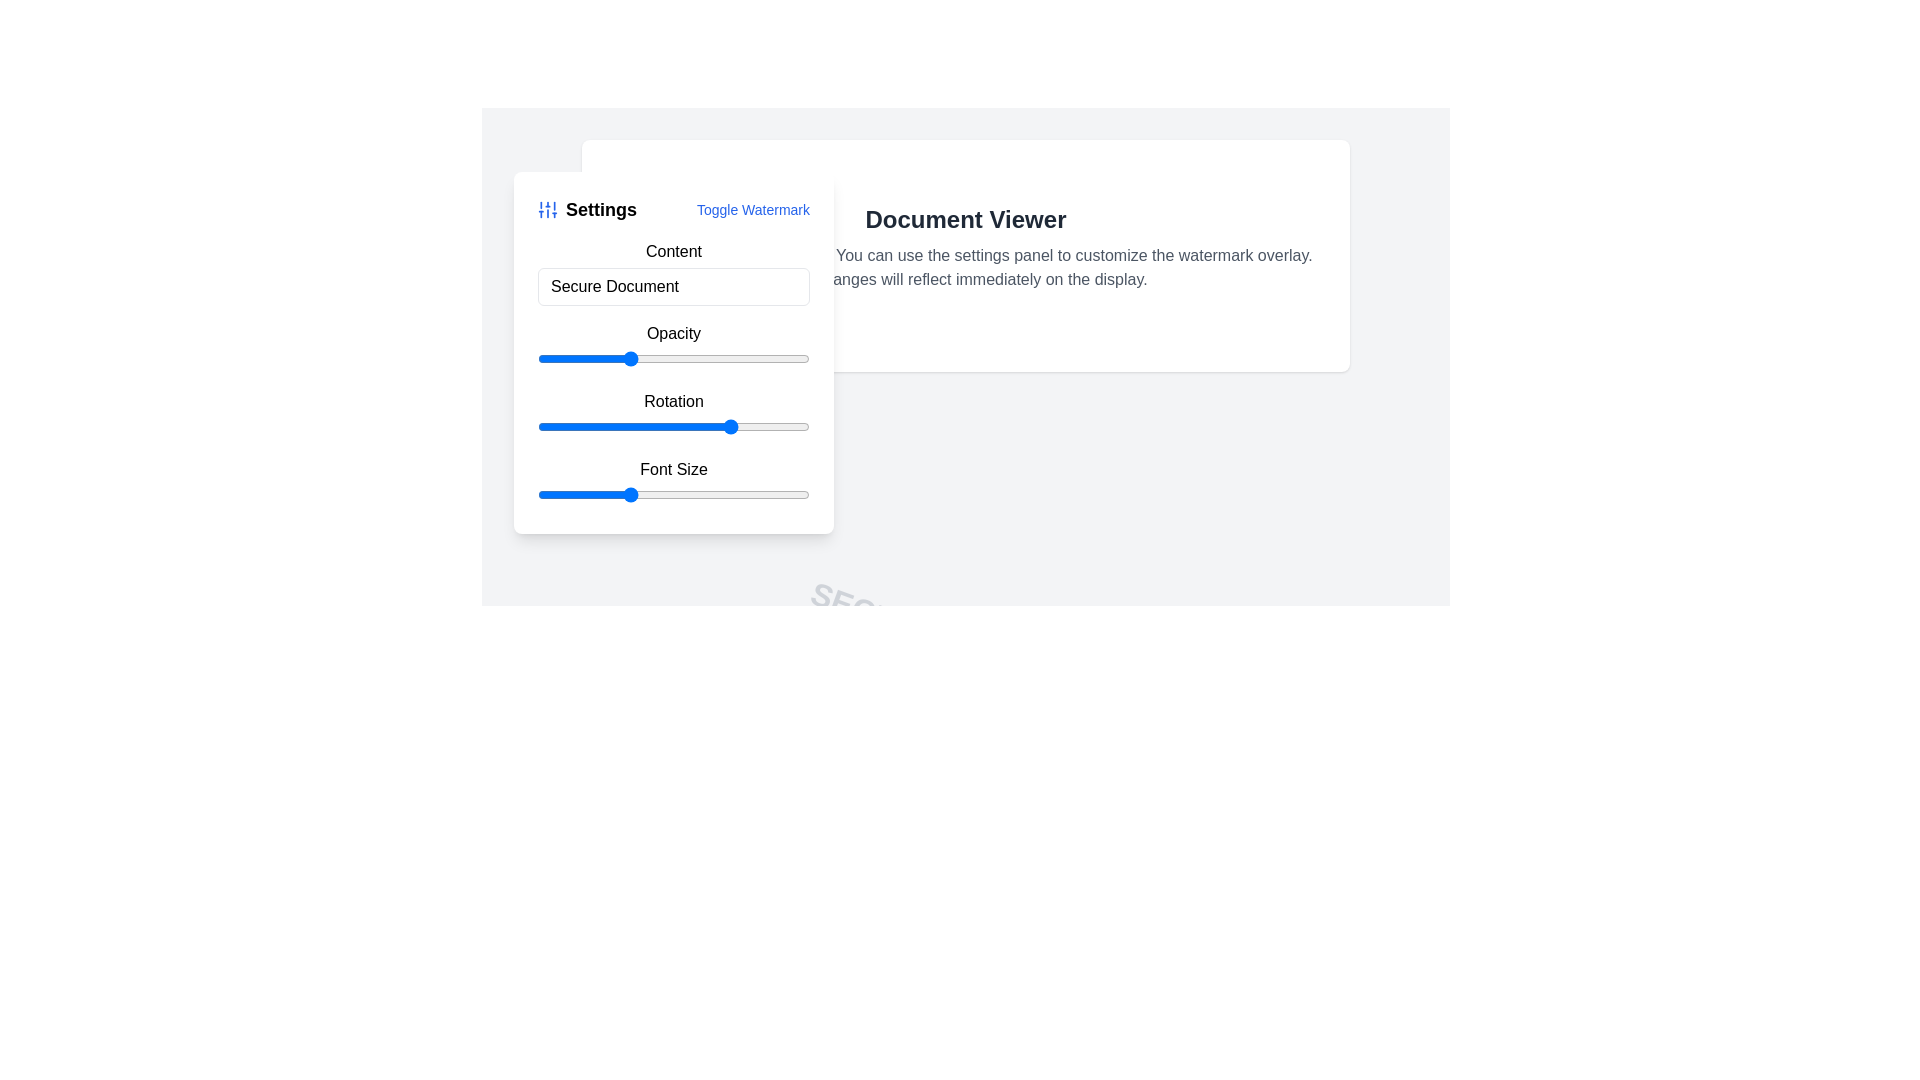  What do you see at coordinates (544, 426) in the screenshot?
I see `the rotation value` at bounding box center [544, 426].